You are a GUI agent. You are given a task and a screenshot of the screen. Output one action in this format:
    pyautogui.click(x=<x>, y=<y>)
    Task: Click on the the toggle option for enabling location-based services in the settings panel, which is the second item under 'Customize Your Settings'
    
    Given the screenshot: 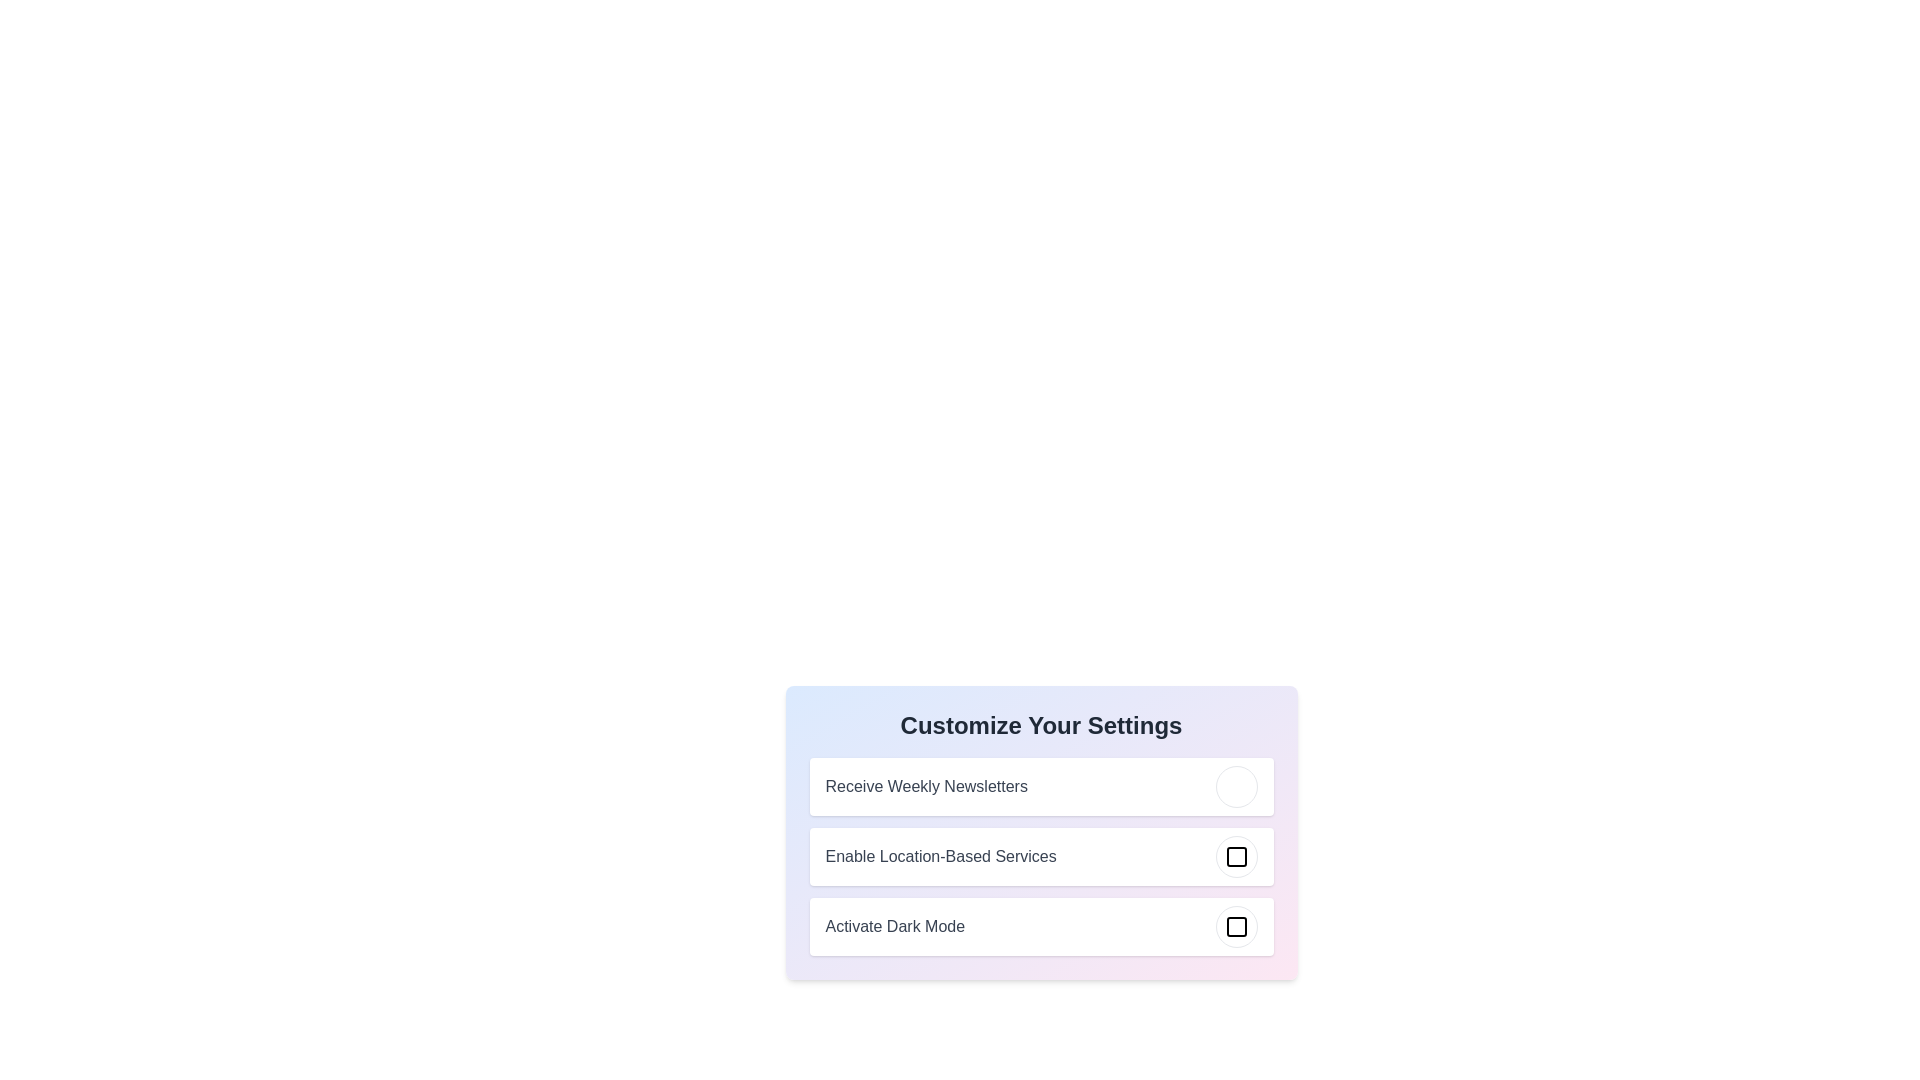 What is the action you would take?
    pyautogui.click(x=1040, y=833)
    